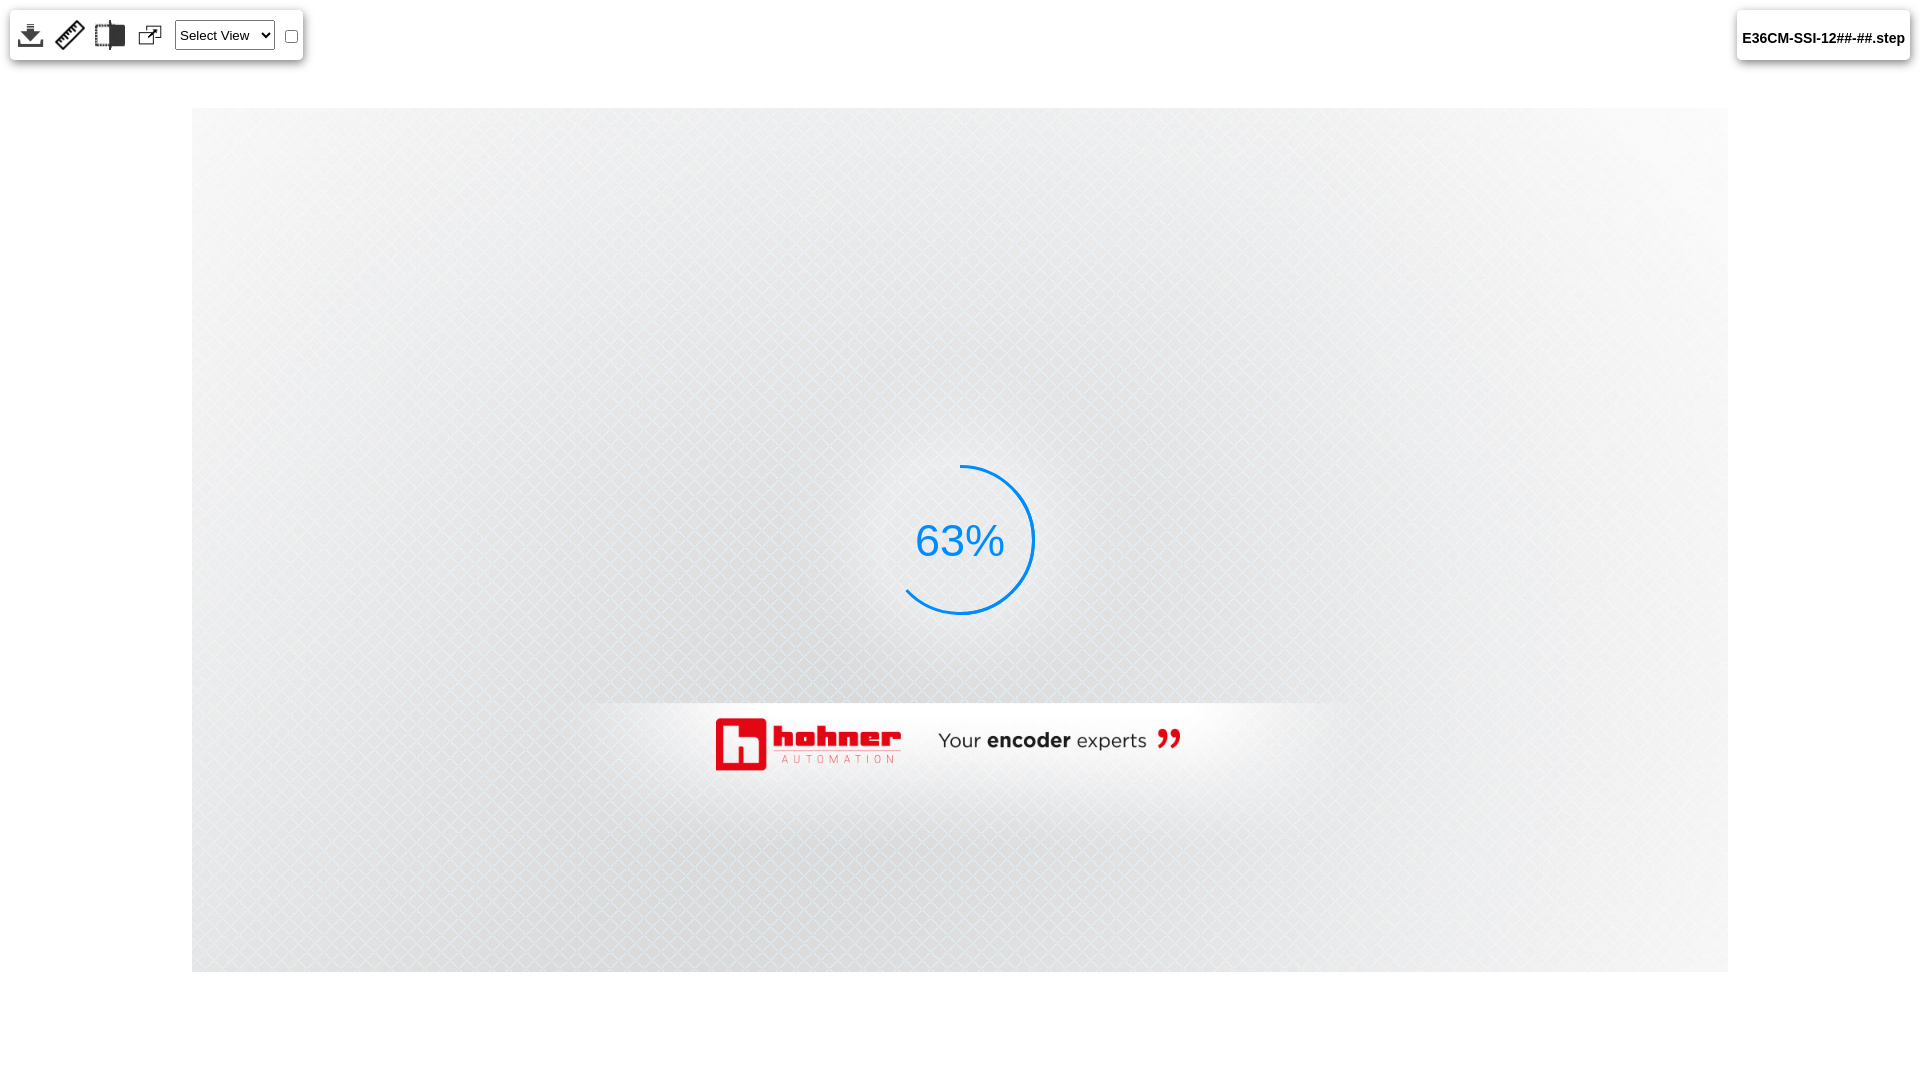 Image resolution: width=1920 pixels, height=1080 pixels. Describe the element at coordinates (29, 34) in the screenshot. I see `'Download'` at that location.